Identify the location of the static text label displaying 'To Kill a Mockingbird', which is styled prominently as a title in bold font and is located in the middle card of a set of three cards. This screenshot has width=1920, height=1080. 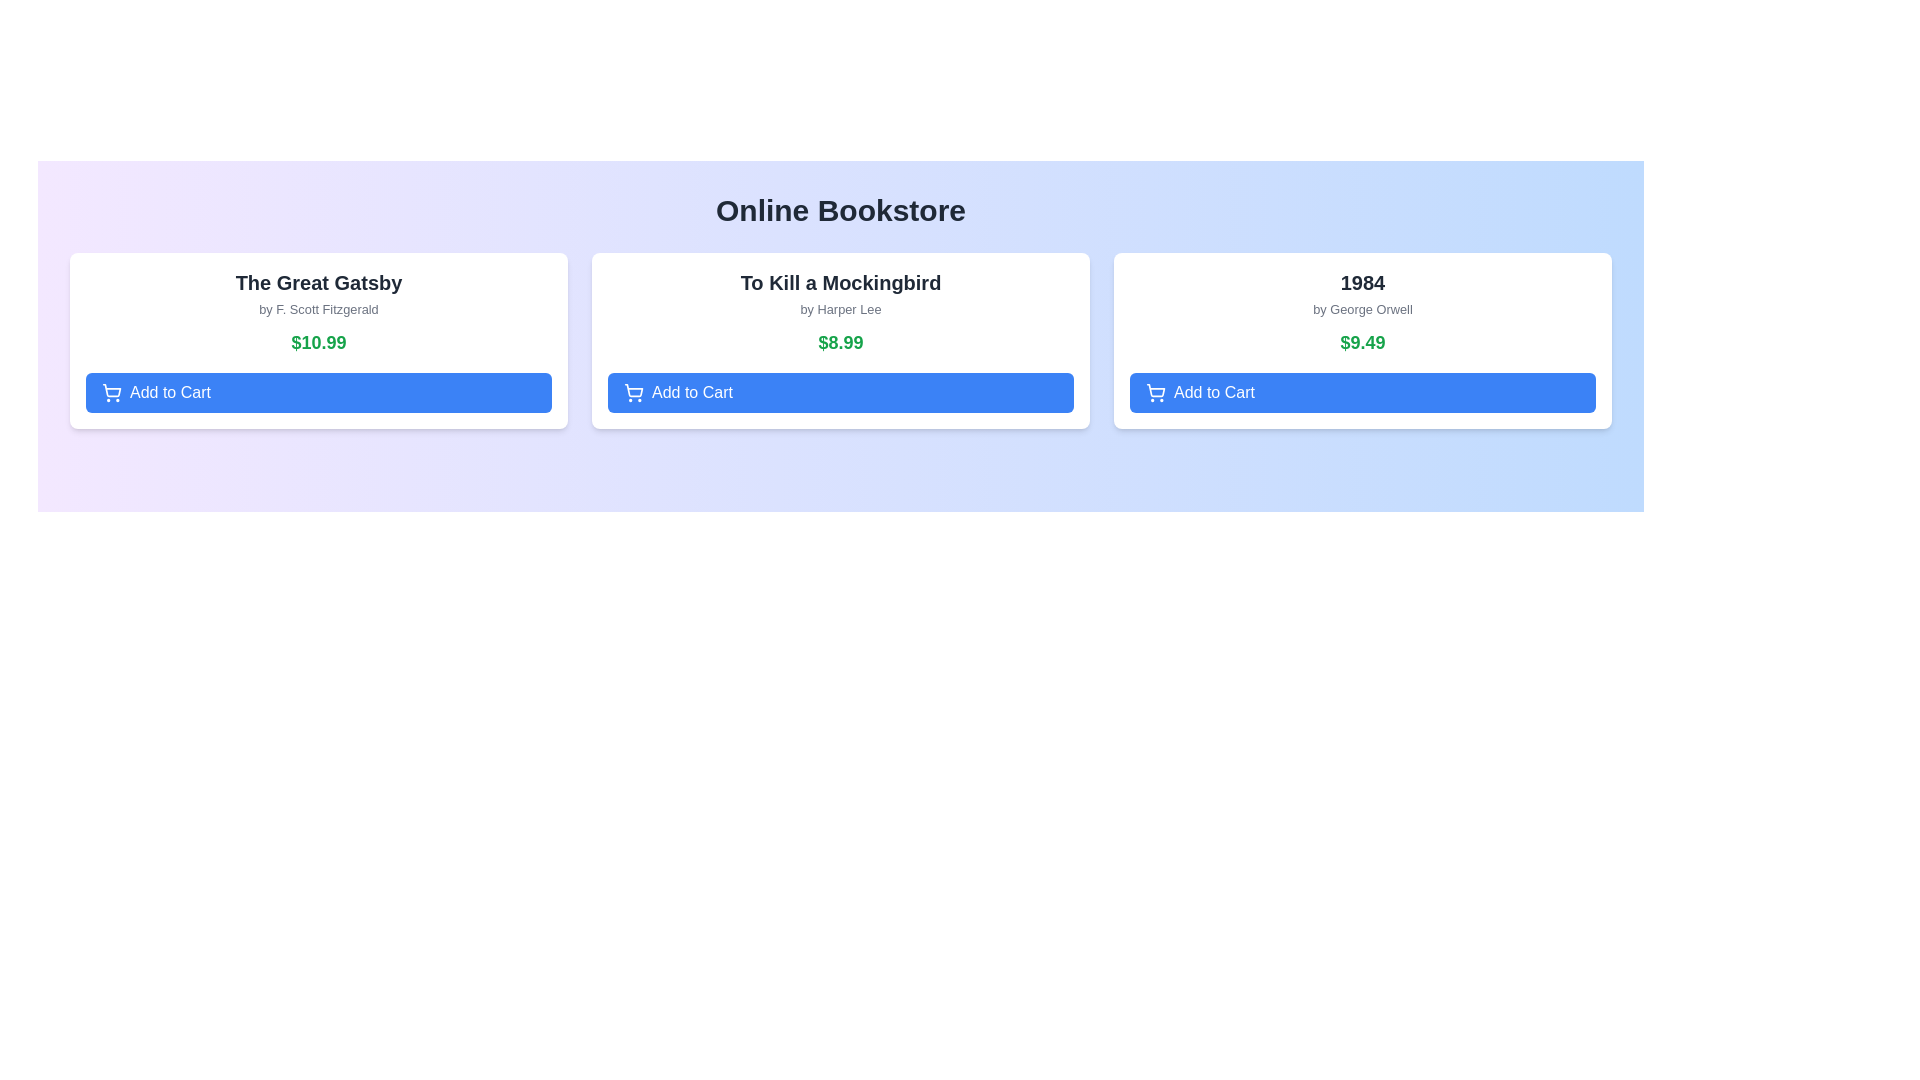
(840, 282).